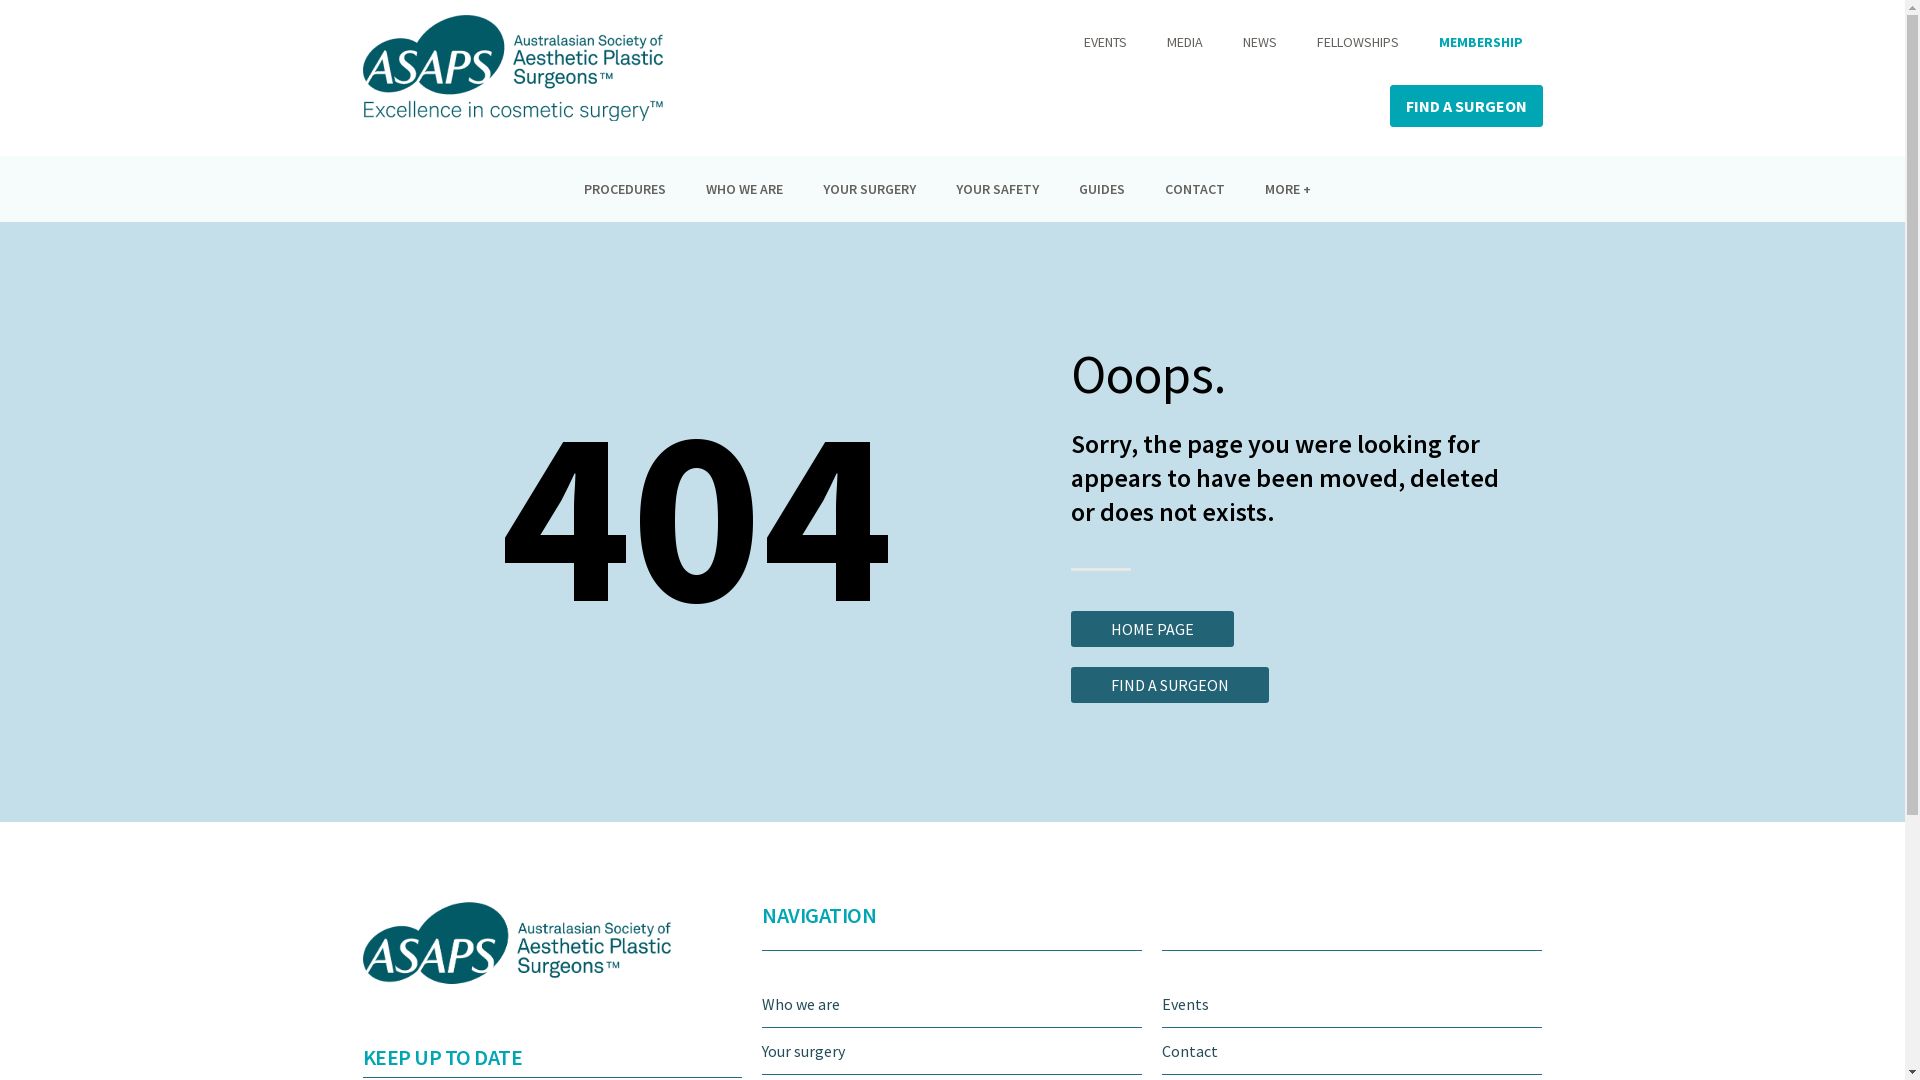 This screenshot has height=1080, width=1920. Describe the element at coordinates (623, 189) in the screenshot. I see `'PROCEDURES'` at that location.